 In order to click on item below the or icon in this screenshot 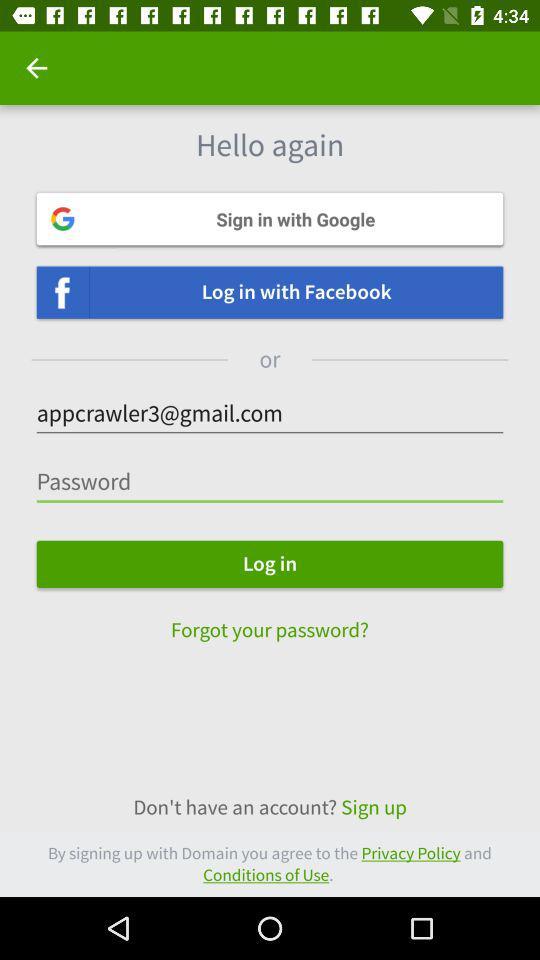, I will do `click(270, 413)`.